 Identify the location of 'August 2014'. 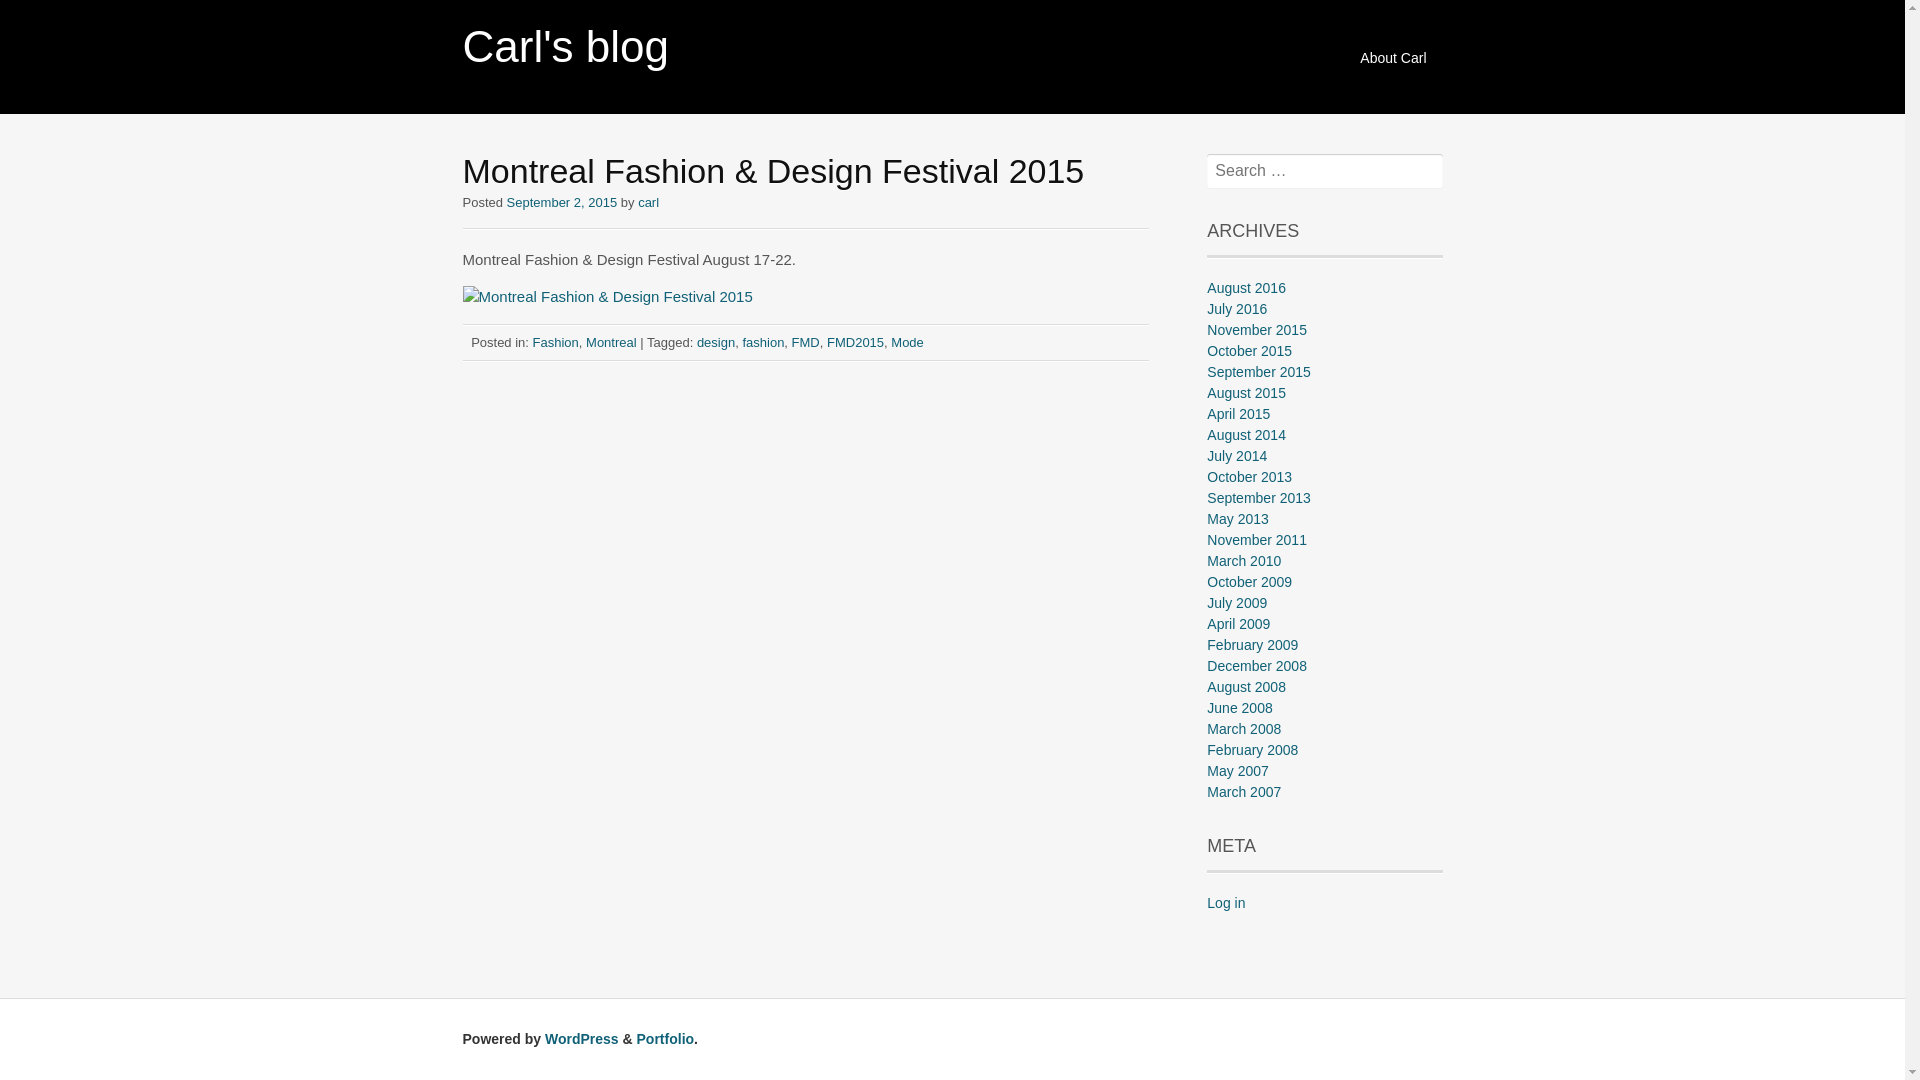
(1245, 434).